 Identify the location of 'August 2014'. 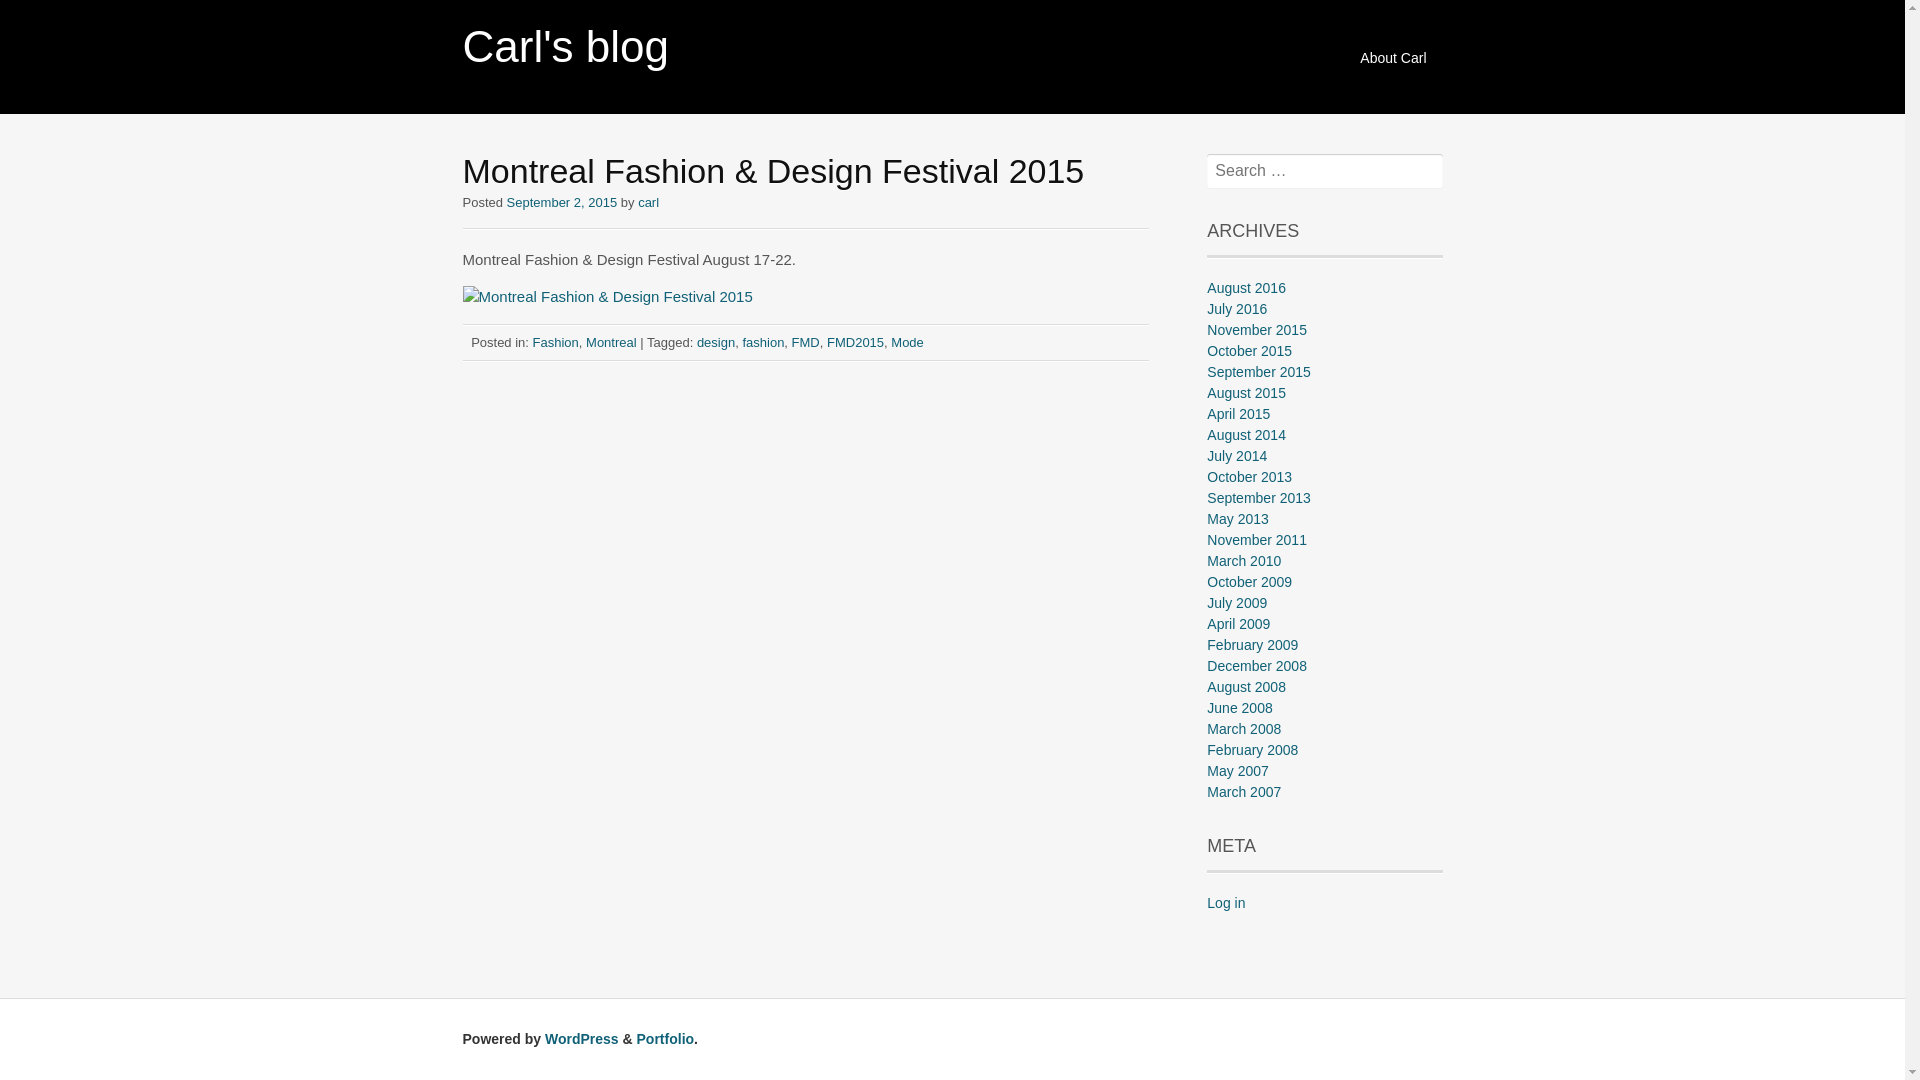
(1245, 434).